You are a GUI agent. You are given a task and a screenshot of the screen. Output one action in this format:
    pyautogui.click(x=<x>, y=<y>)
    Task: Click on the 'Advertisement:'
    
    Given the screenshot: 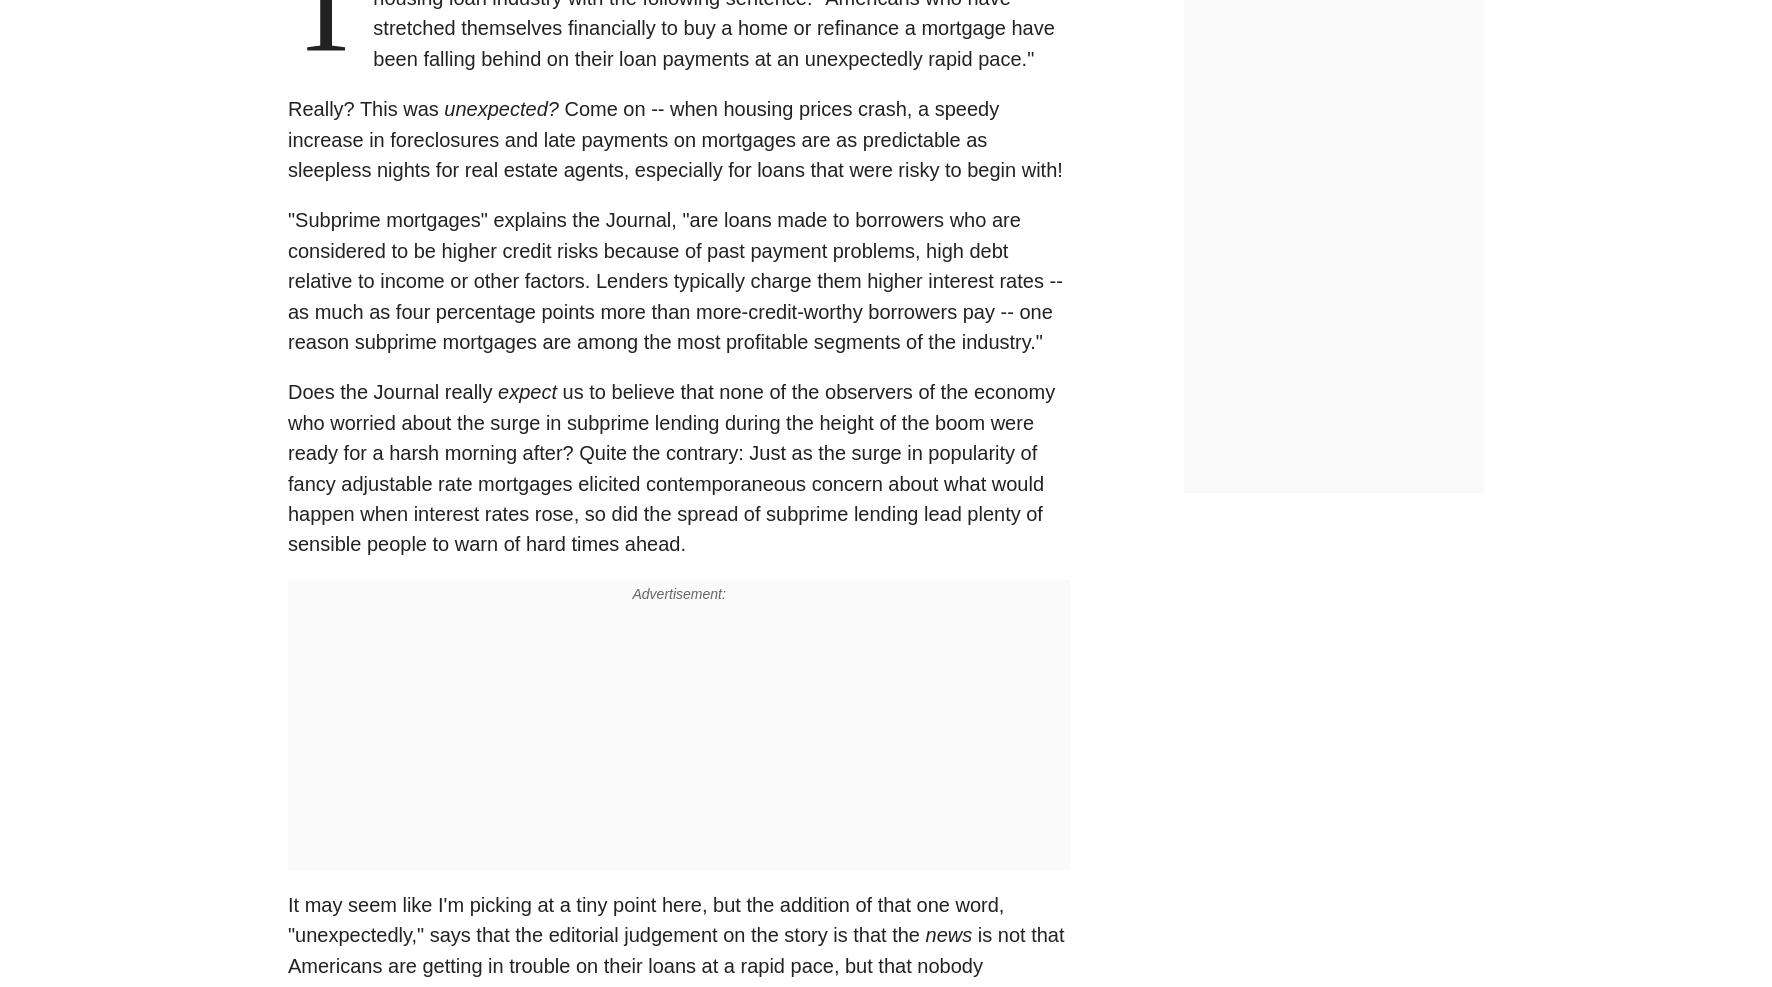 What is the action you would take?
    pyautogui.click(x=632, y=591)
    